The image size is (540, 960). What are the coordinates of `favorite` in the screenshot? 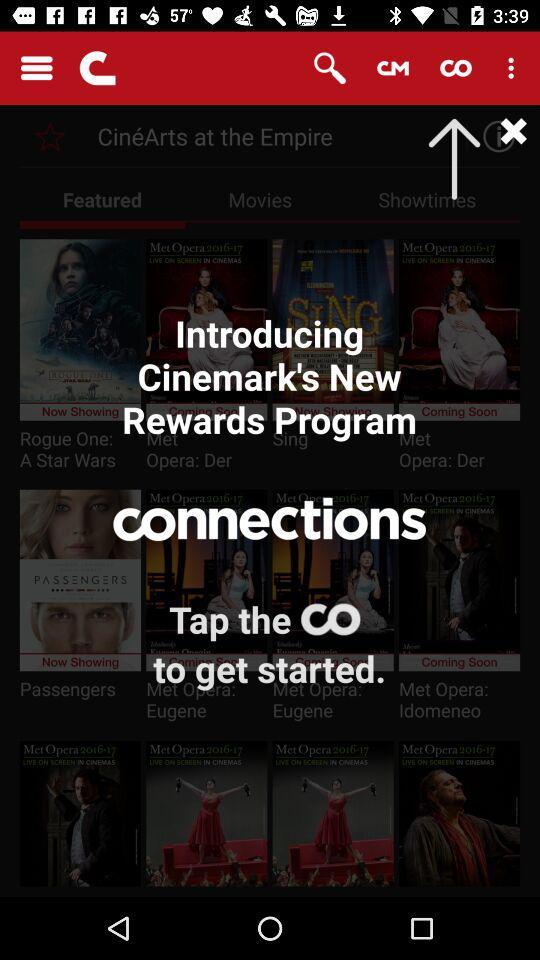 It's located at (50, 135).